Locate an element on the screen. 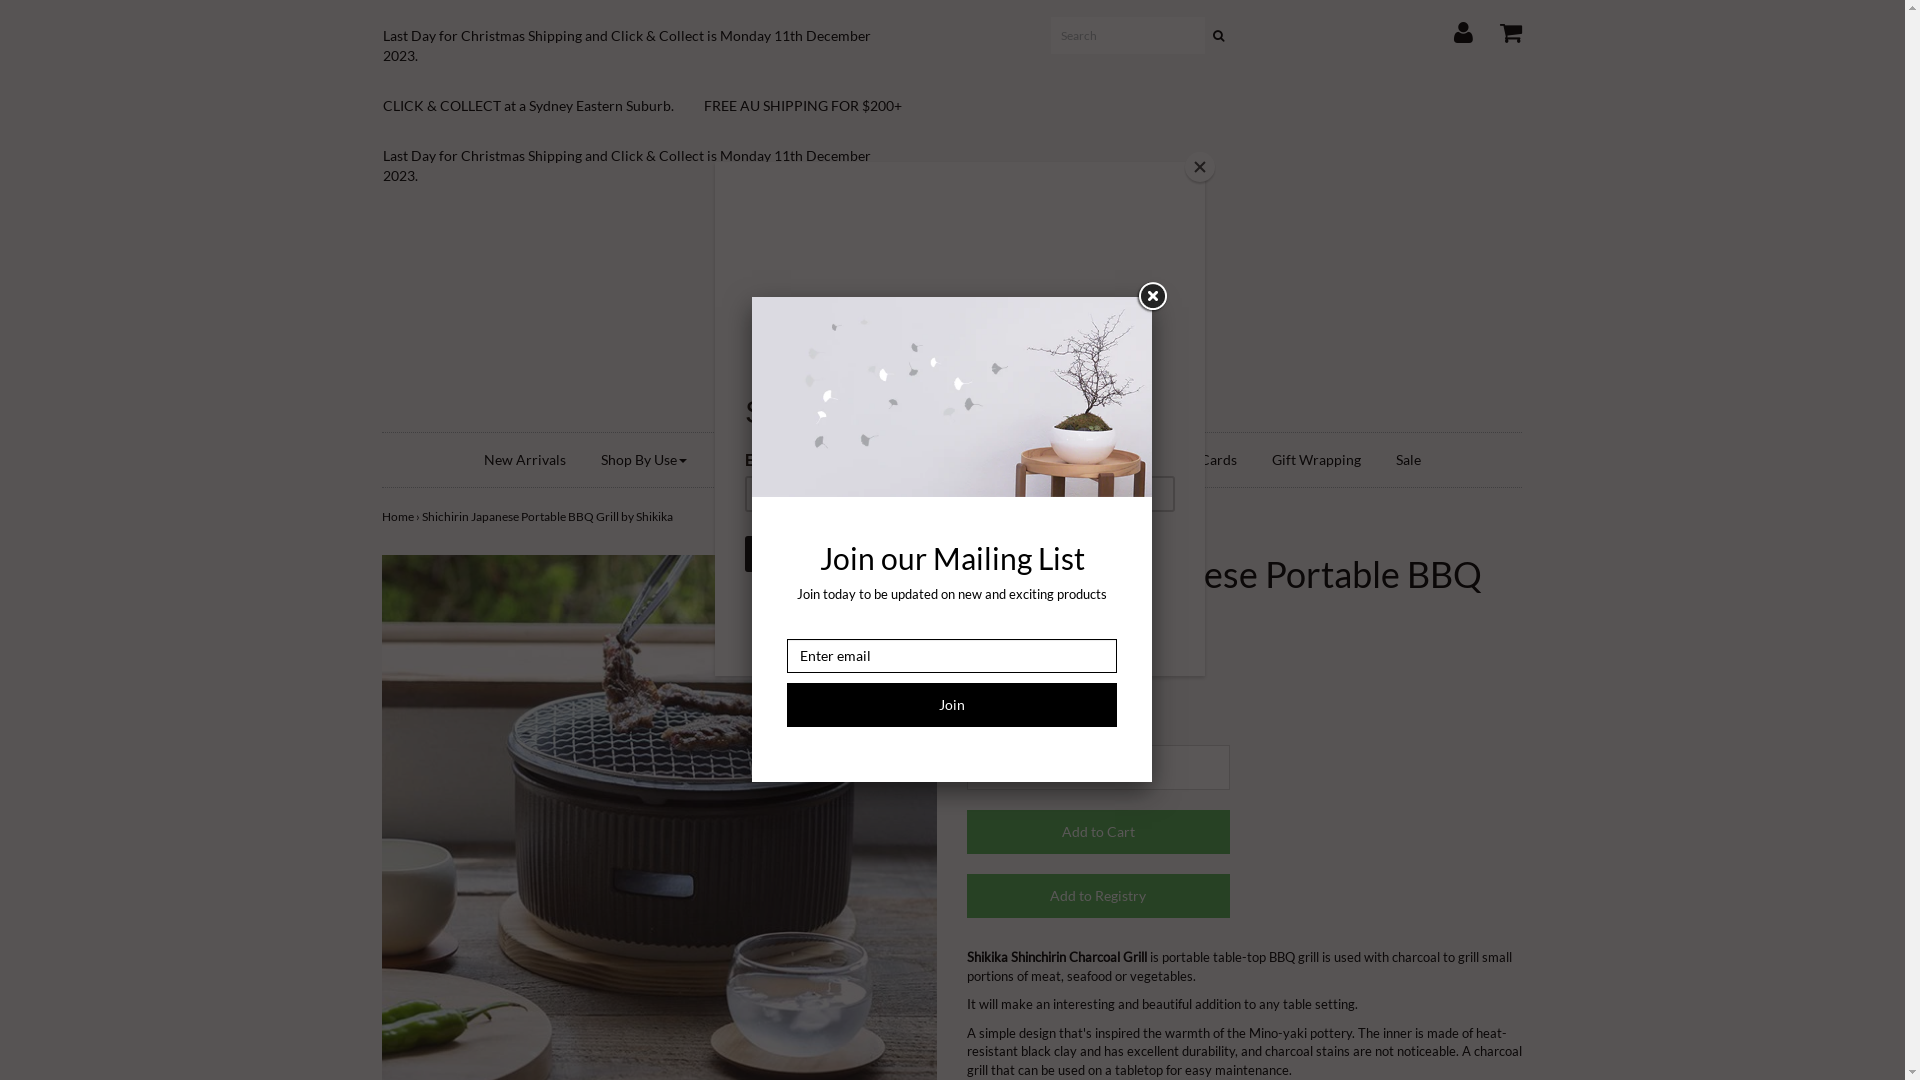  'Shop by Material' is located at coordinates (777, 459).